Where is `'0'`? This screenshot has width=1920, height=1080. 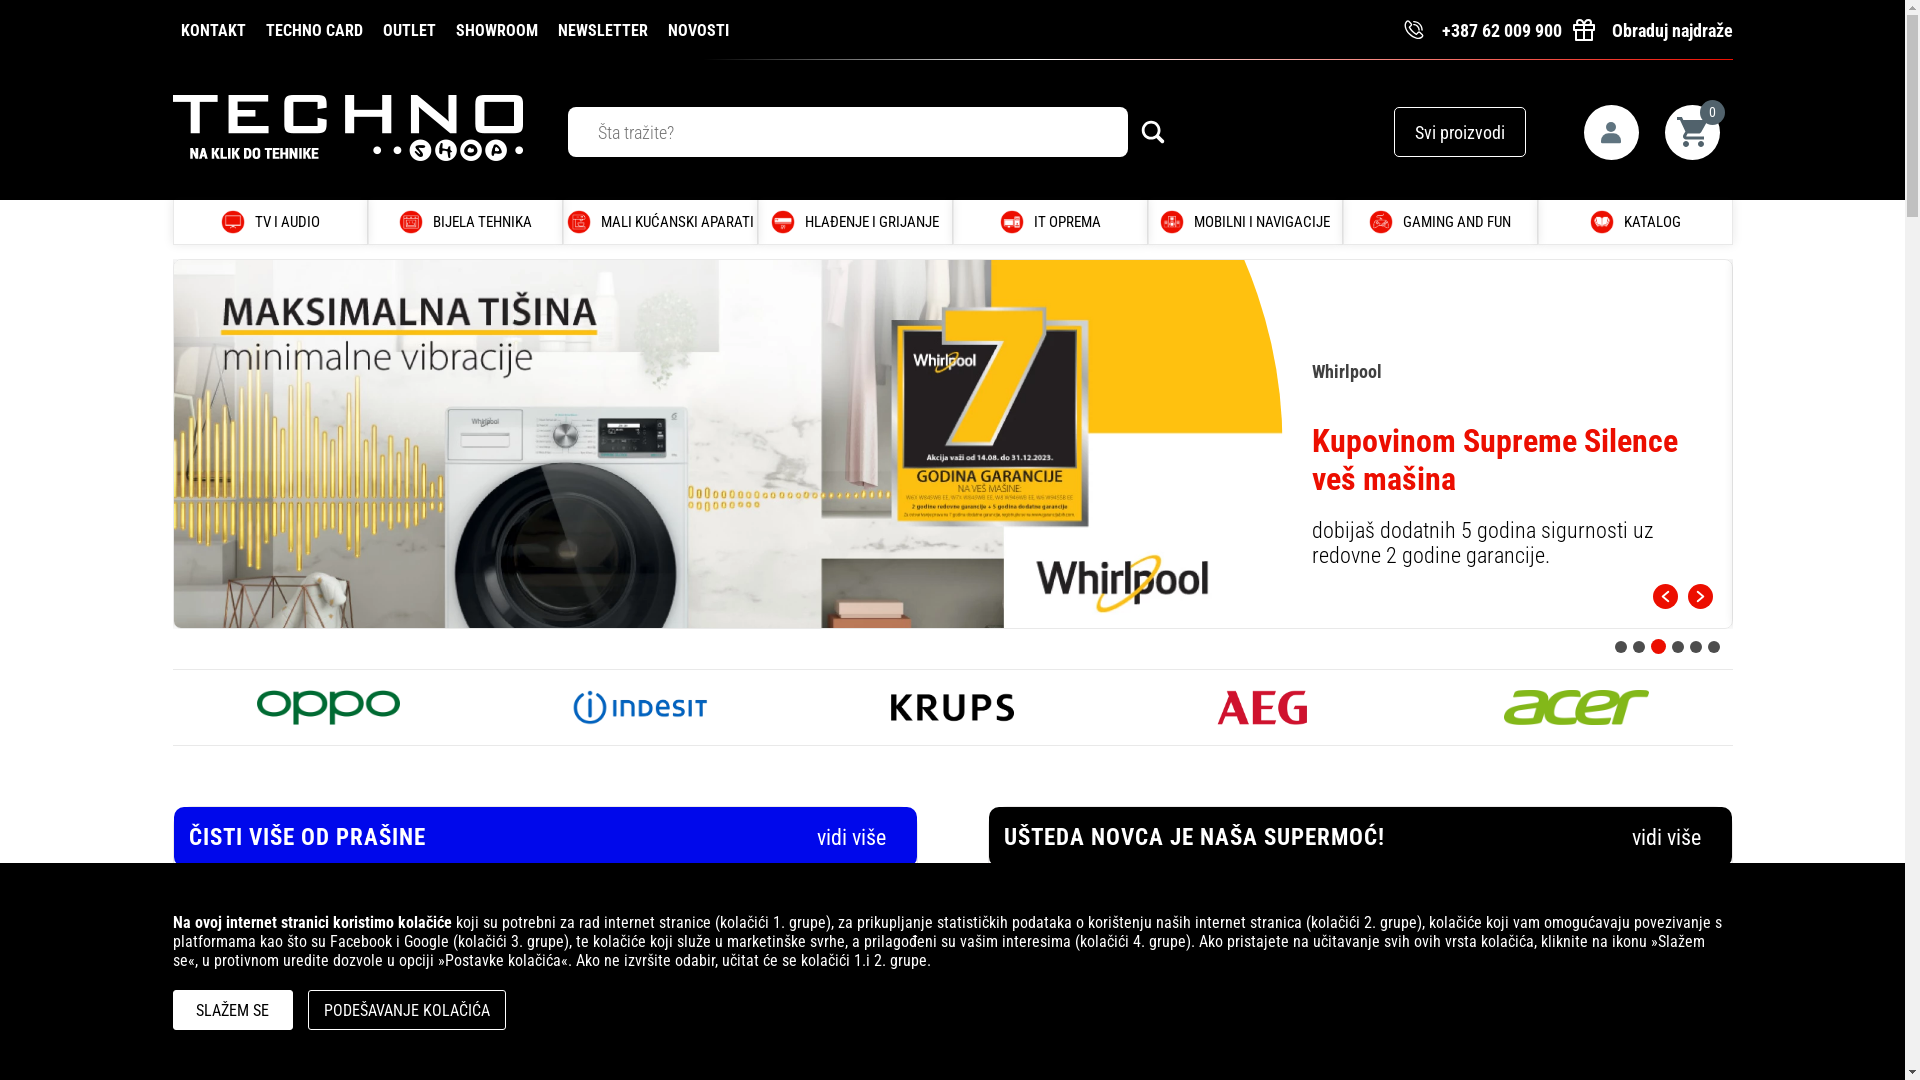
'0' is located at coordinates (1690, 131).